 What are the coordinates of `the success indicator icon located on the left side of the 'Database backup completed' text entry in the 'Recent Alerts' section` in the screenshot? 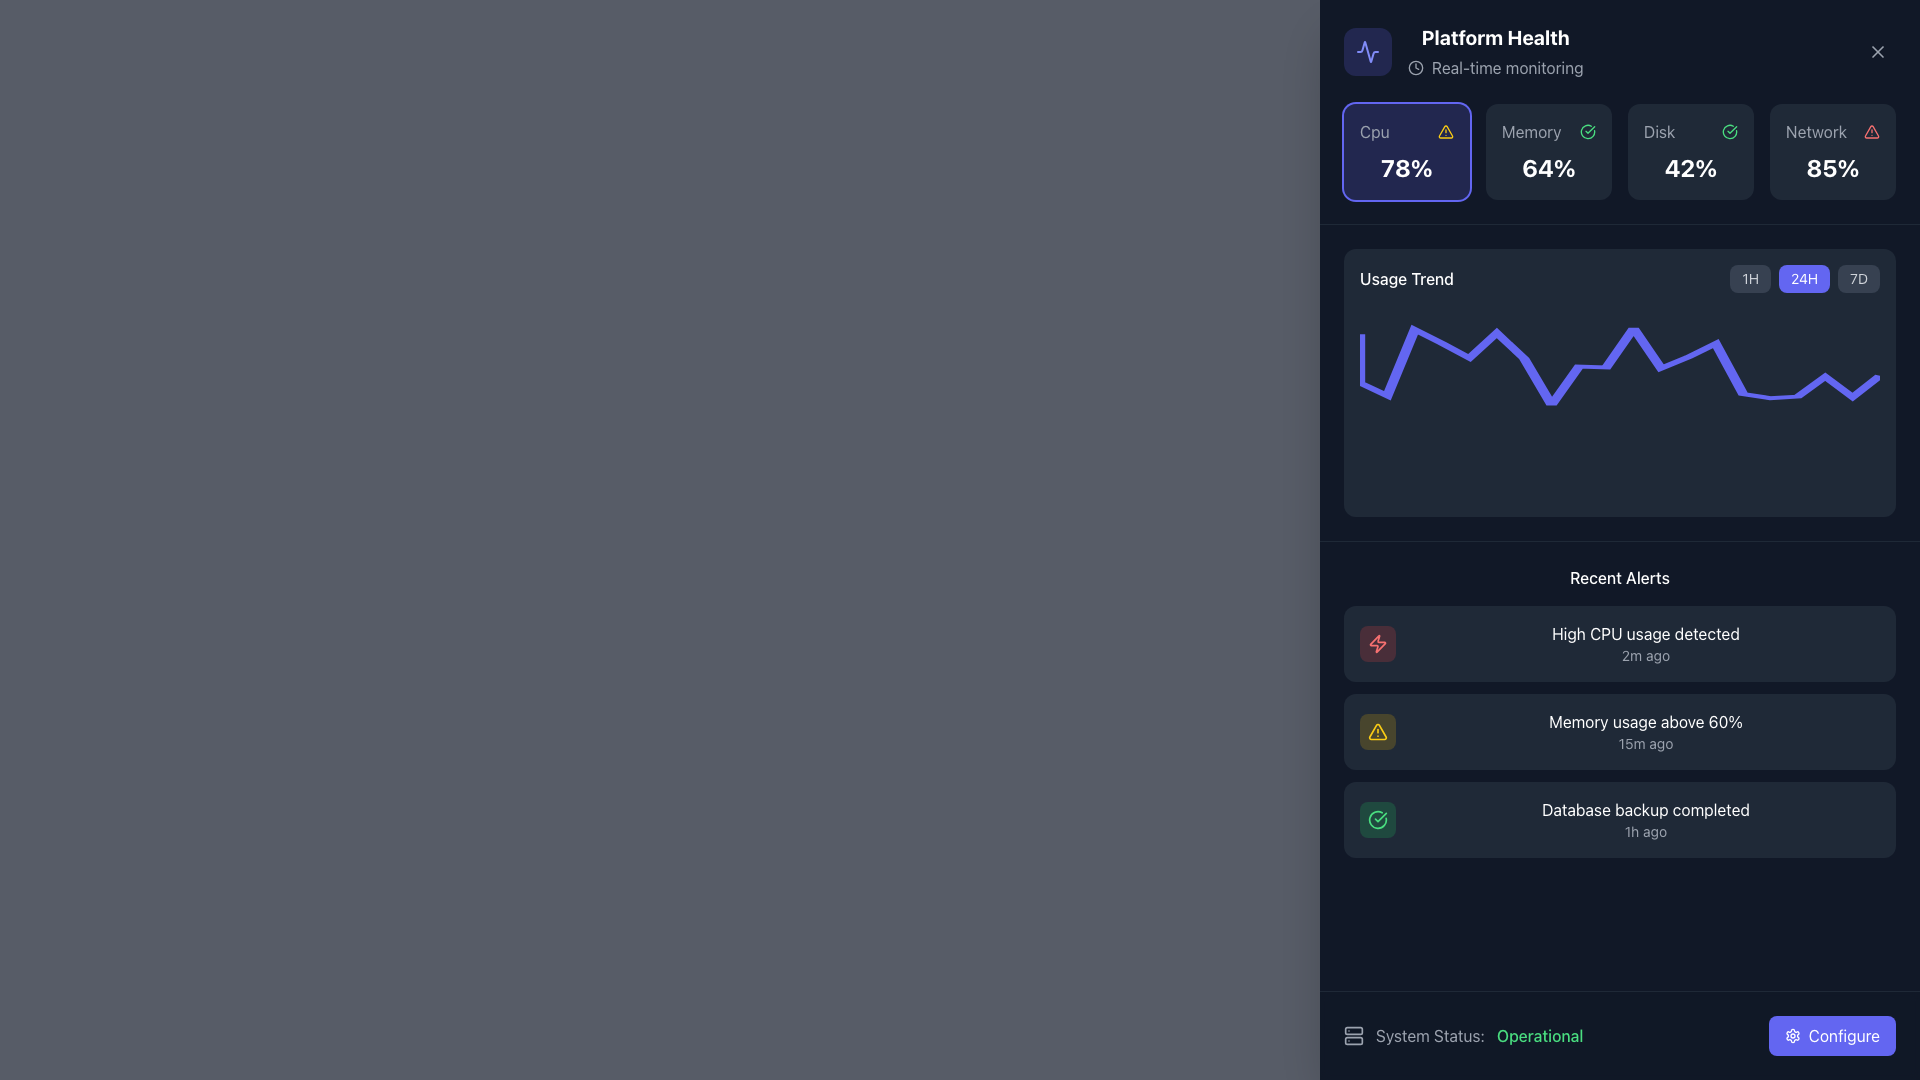 It's located at (1376, 820).